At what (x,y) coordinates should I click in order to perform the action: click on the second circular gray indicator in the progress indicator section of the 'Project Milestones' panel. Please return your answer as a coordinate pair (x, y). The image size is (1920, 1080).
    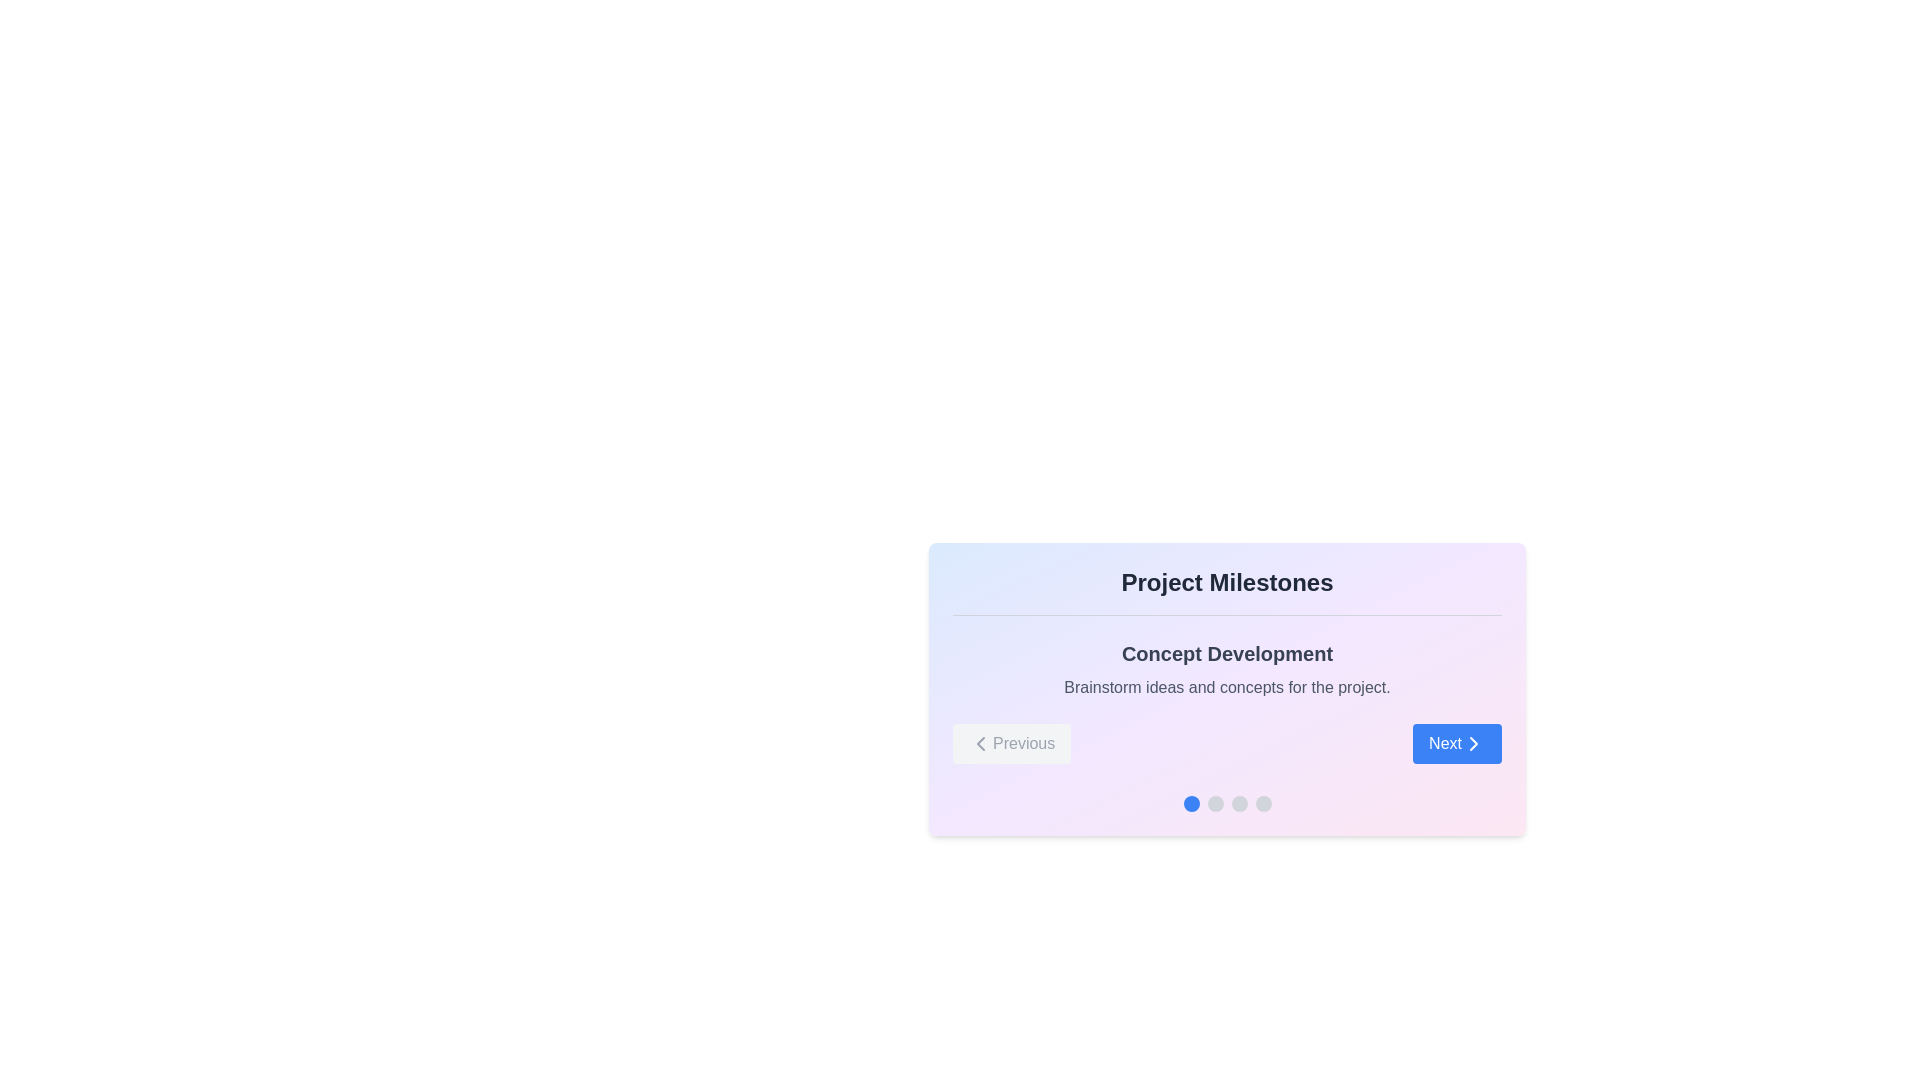
    Looking at the image, I should click on (1214, 802).